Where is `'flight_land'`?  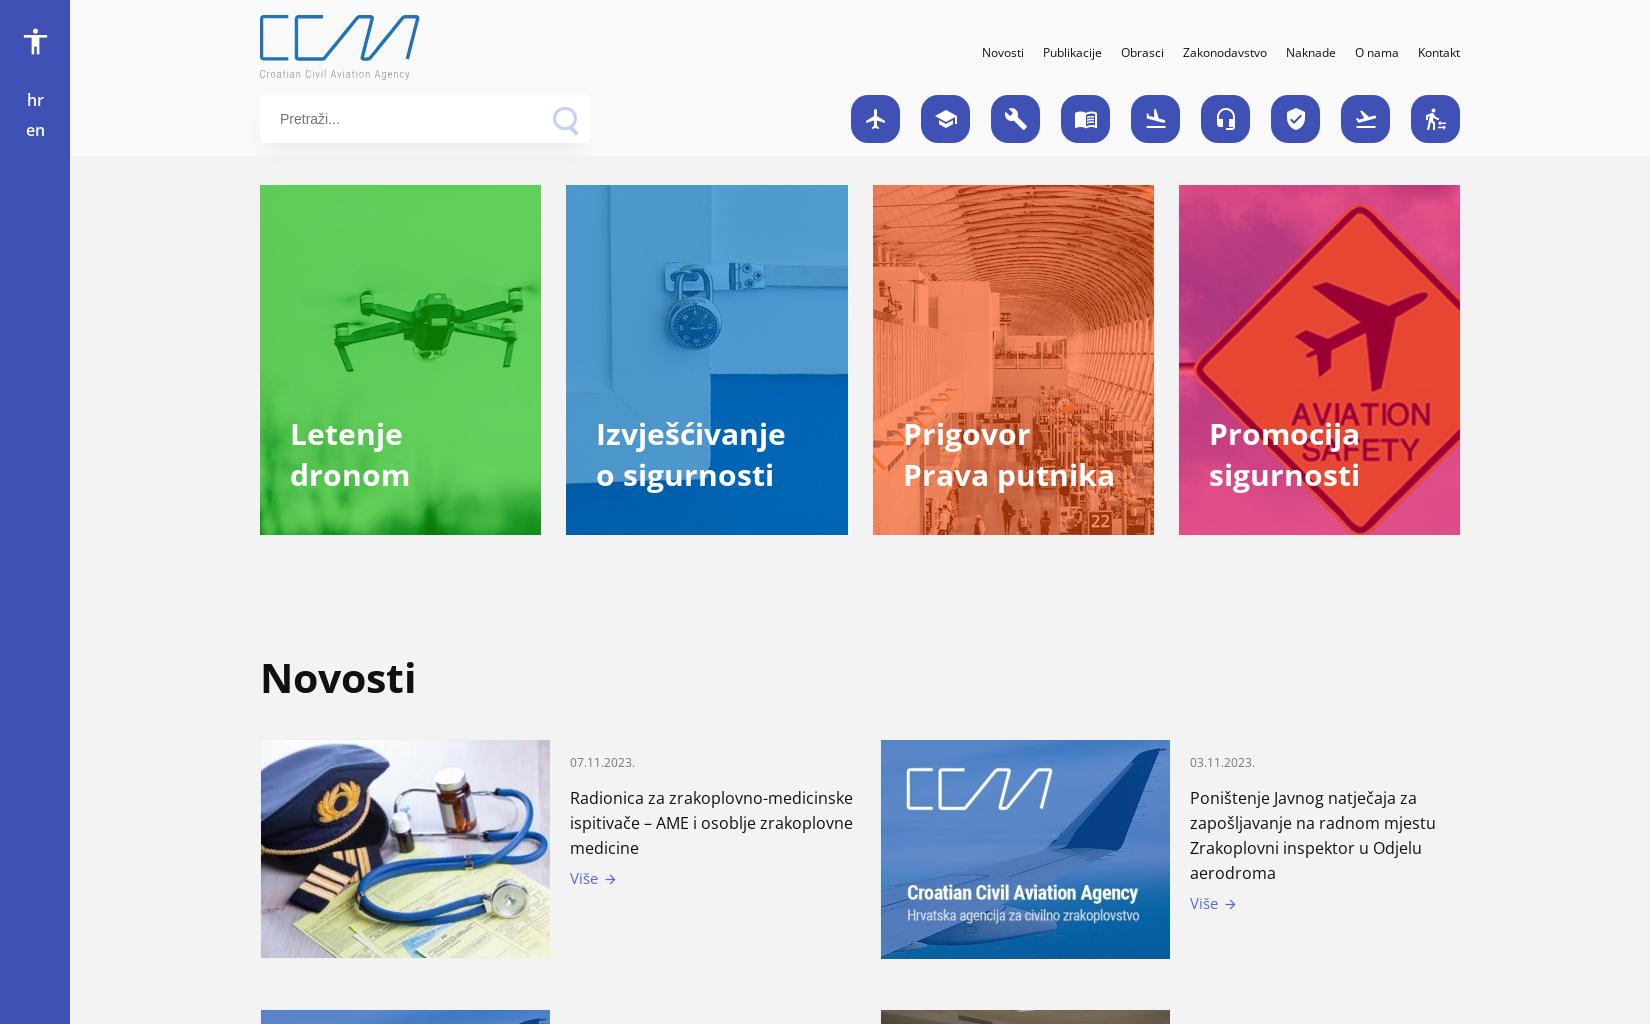
'flight_land' is located at coordinates (1142, 117).